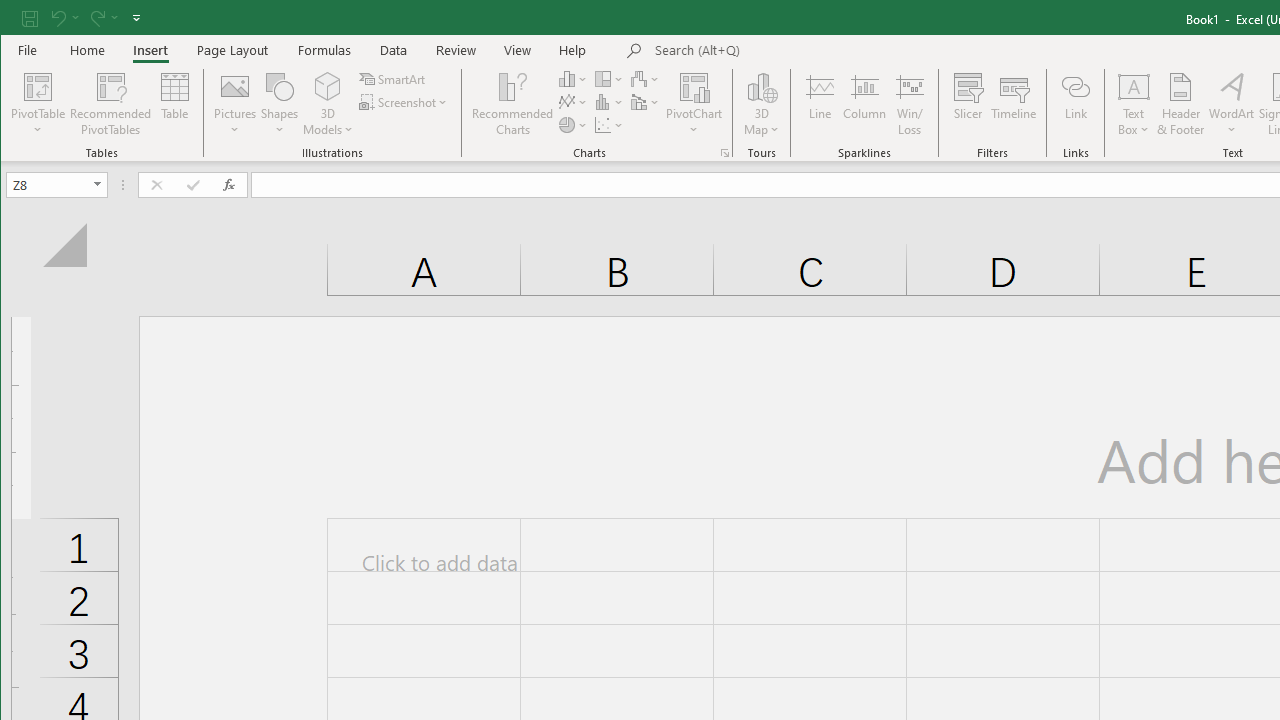 This screenshot has width=1280, height=720. What do you see at coordinates (1134, 104) in the screenshot?
I see `'Text Box'` at bounding box center [1134, 104].